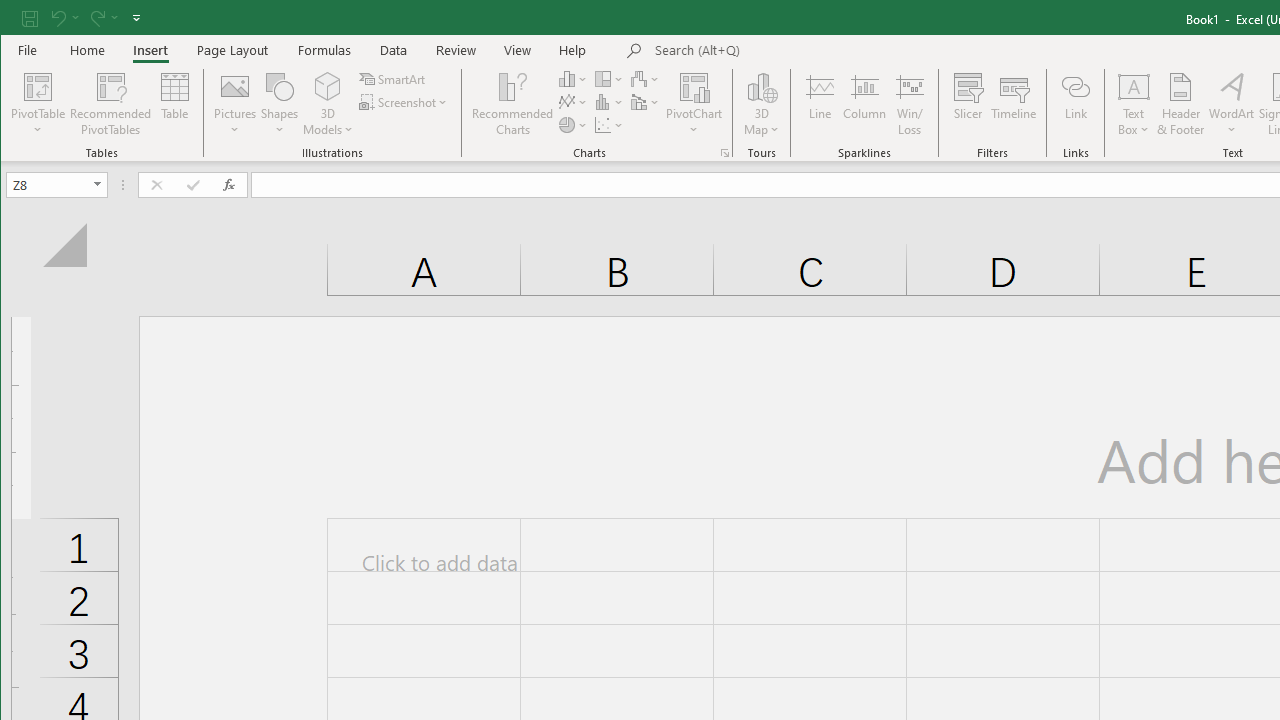 This screenshot has width=1280, height=720. What do you see at coordinates (1134, 104) in the screenshot?
I see `'Text Box'` at bounding box center [1134, 104].